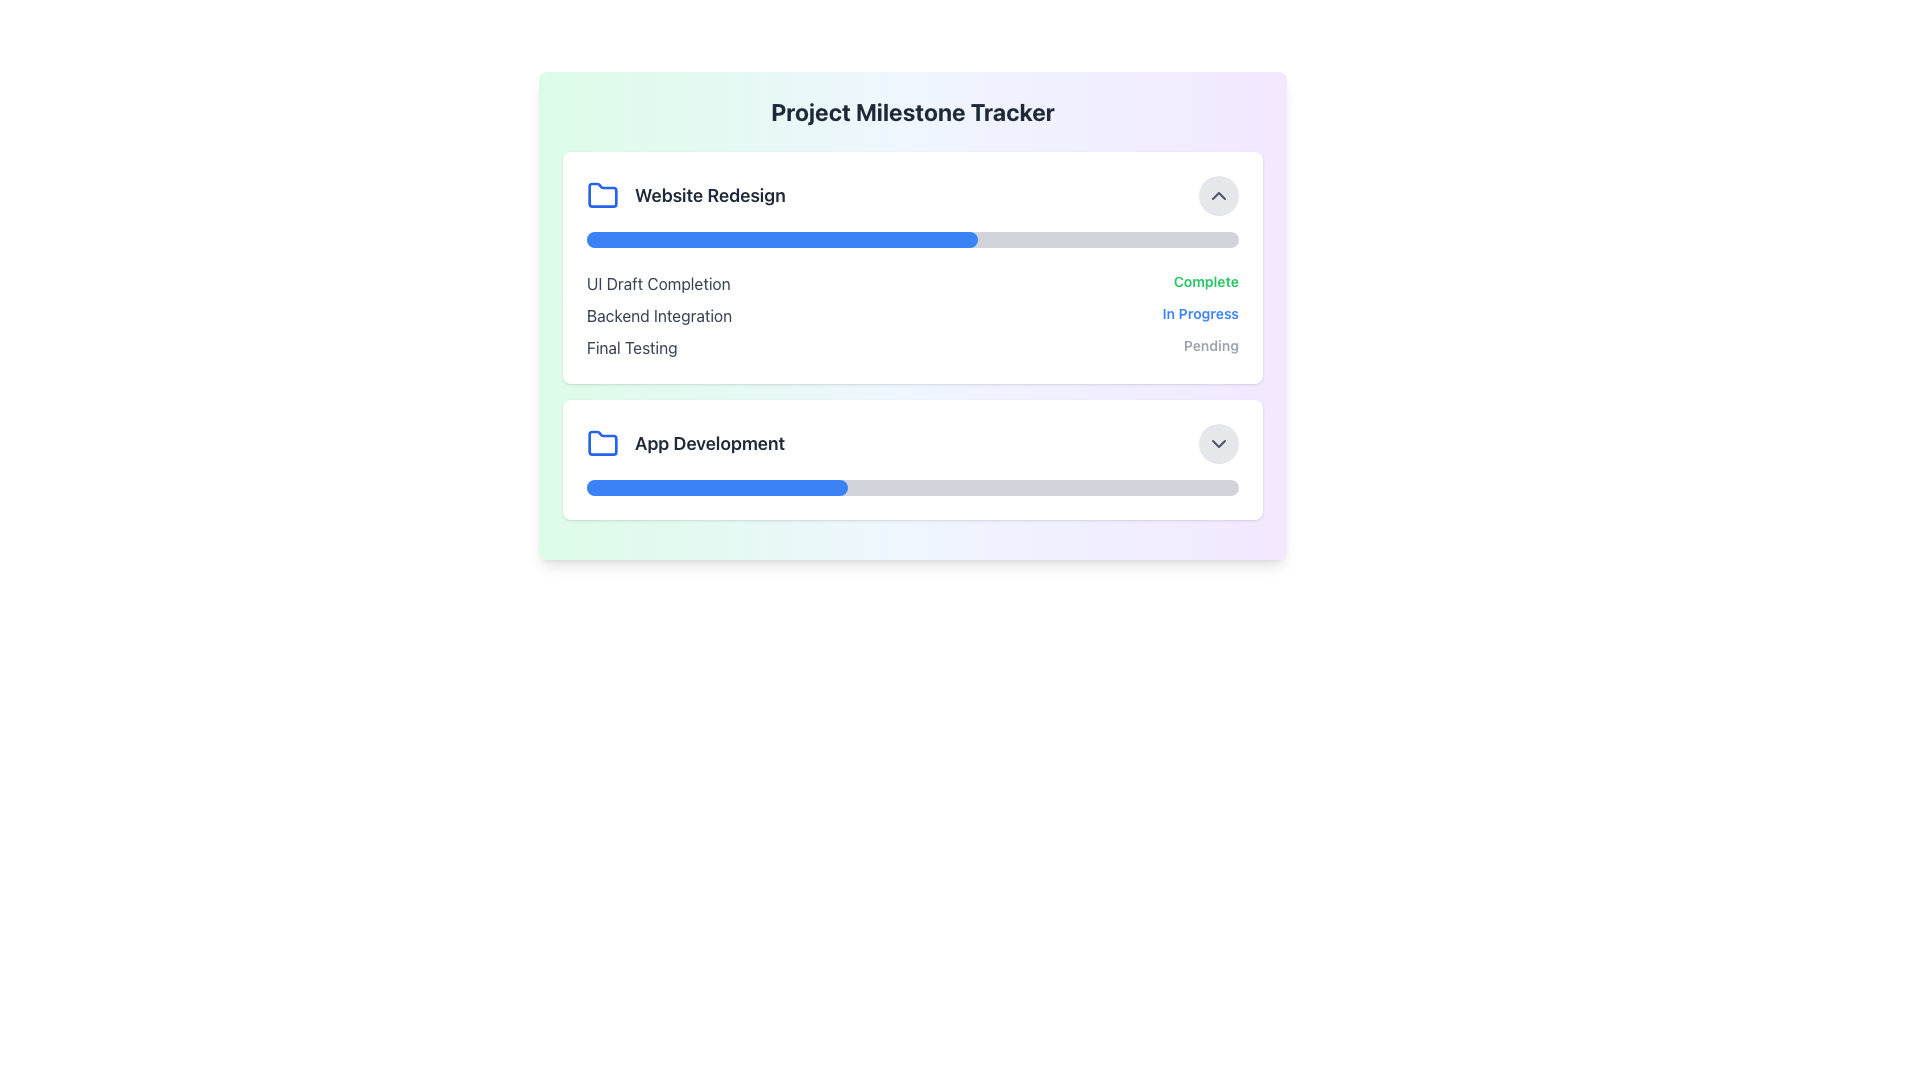  What do you see at coordinates (1218, 442) in the screenshot?
I see `the Icon (Chevron Down) located in the circular button at the top-right corner of the 'App Development' section` at bounding box center [1218, 442].